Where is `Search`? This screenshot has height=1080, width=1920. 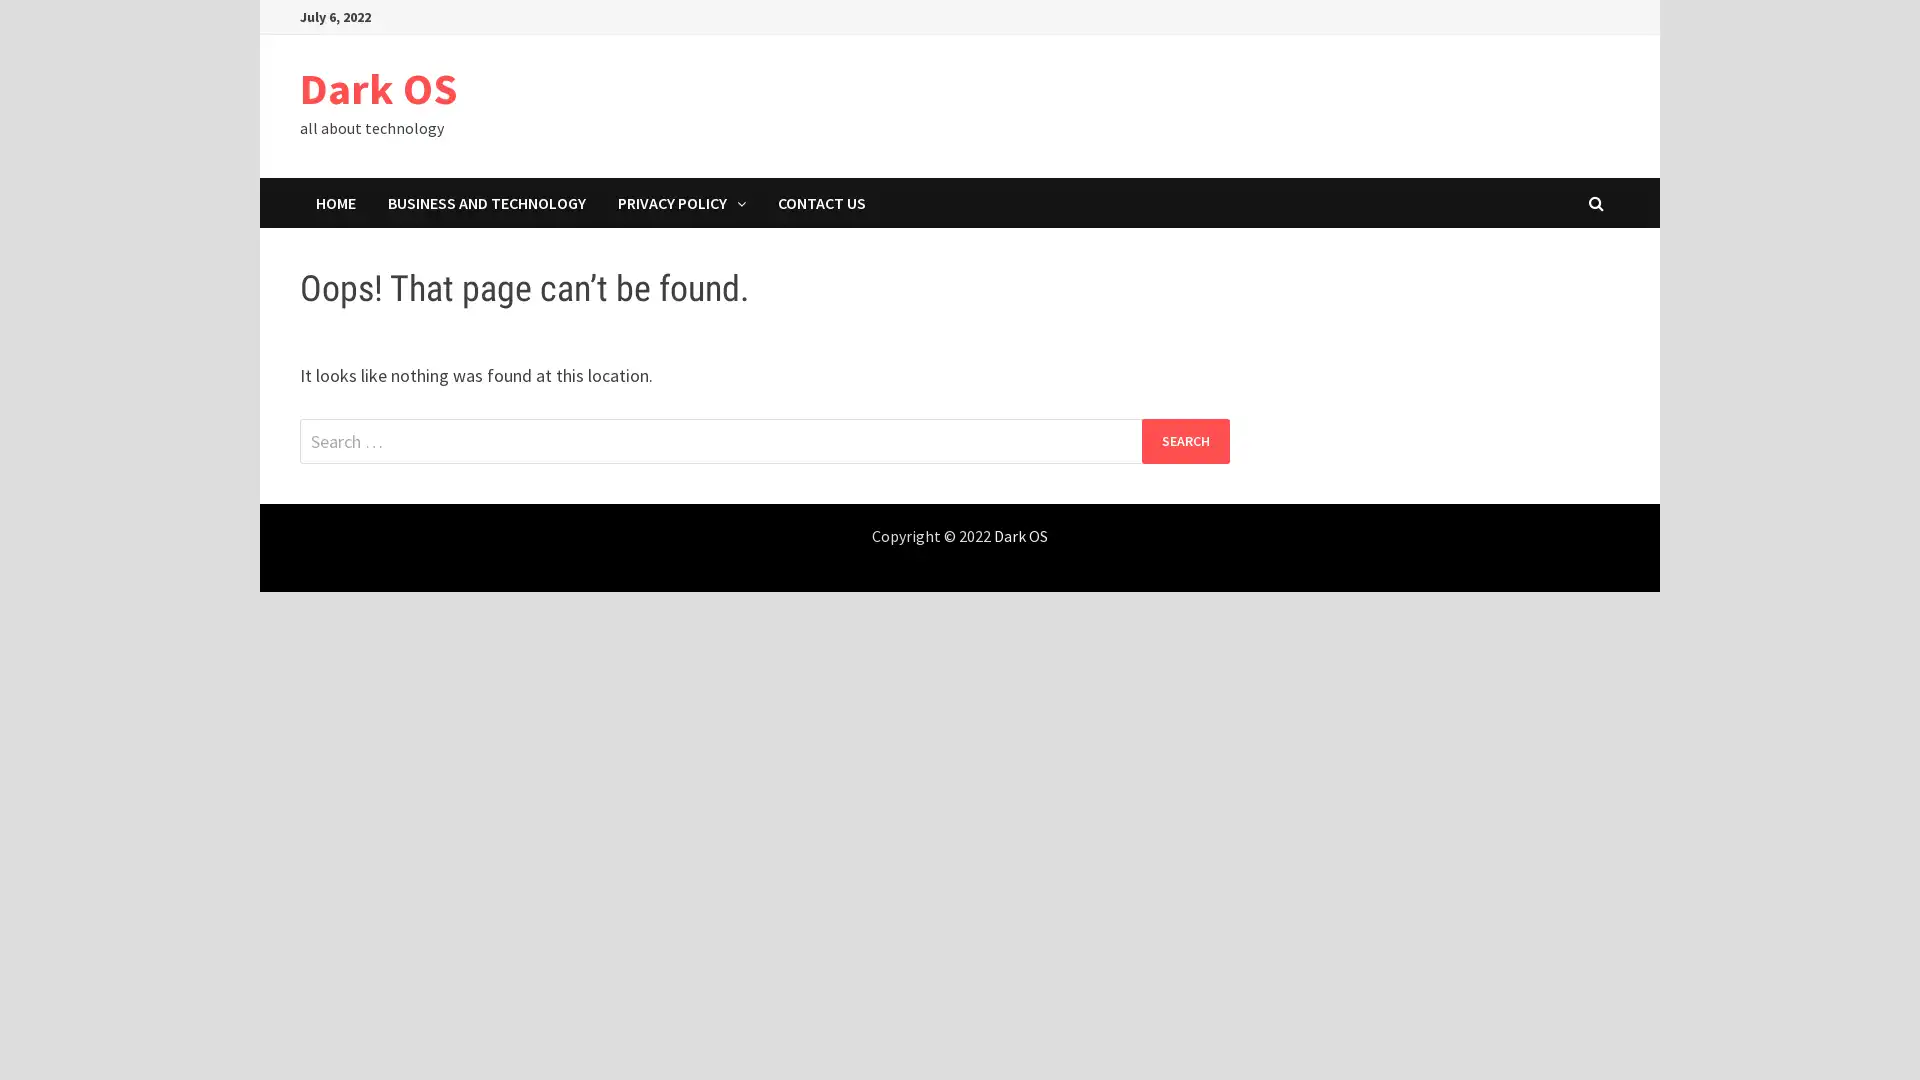 Search is located at coordinates (1185, 439).